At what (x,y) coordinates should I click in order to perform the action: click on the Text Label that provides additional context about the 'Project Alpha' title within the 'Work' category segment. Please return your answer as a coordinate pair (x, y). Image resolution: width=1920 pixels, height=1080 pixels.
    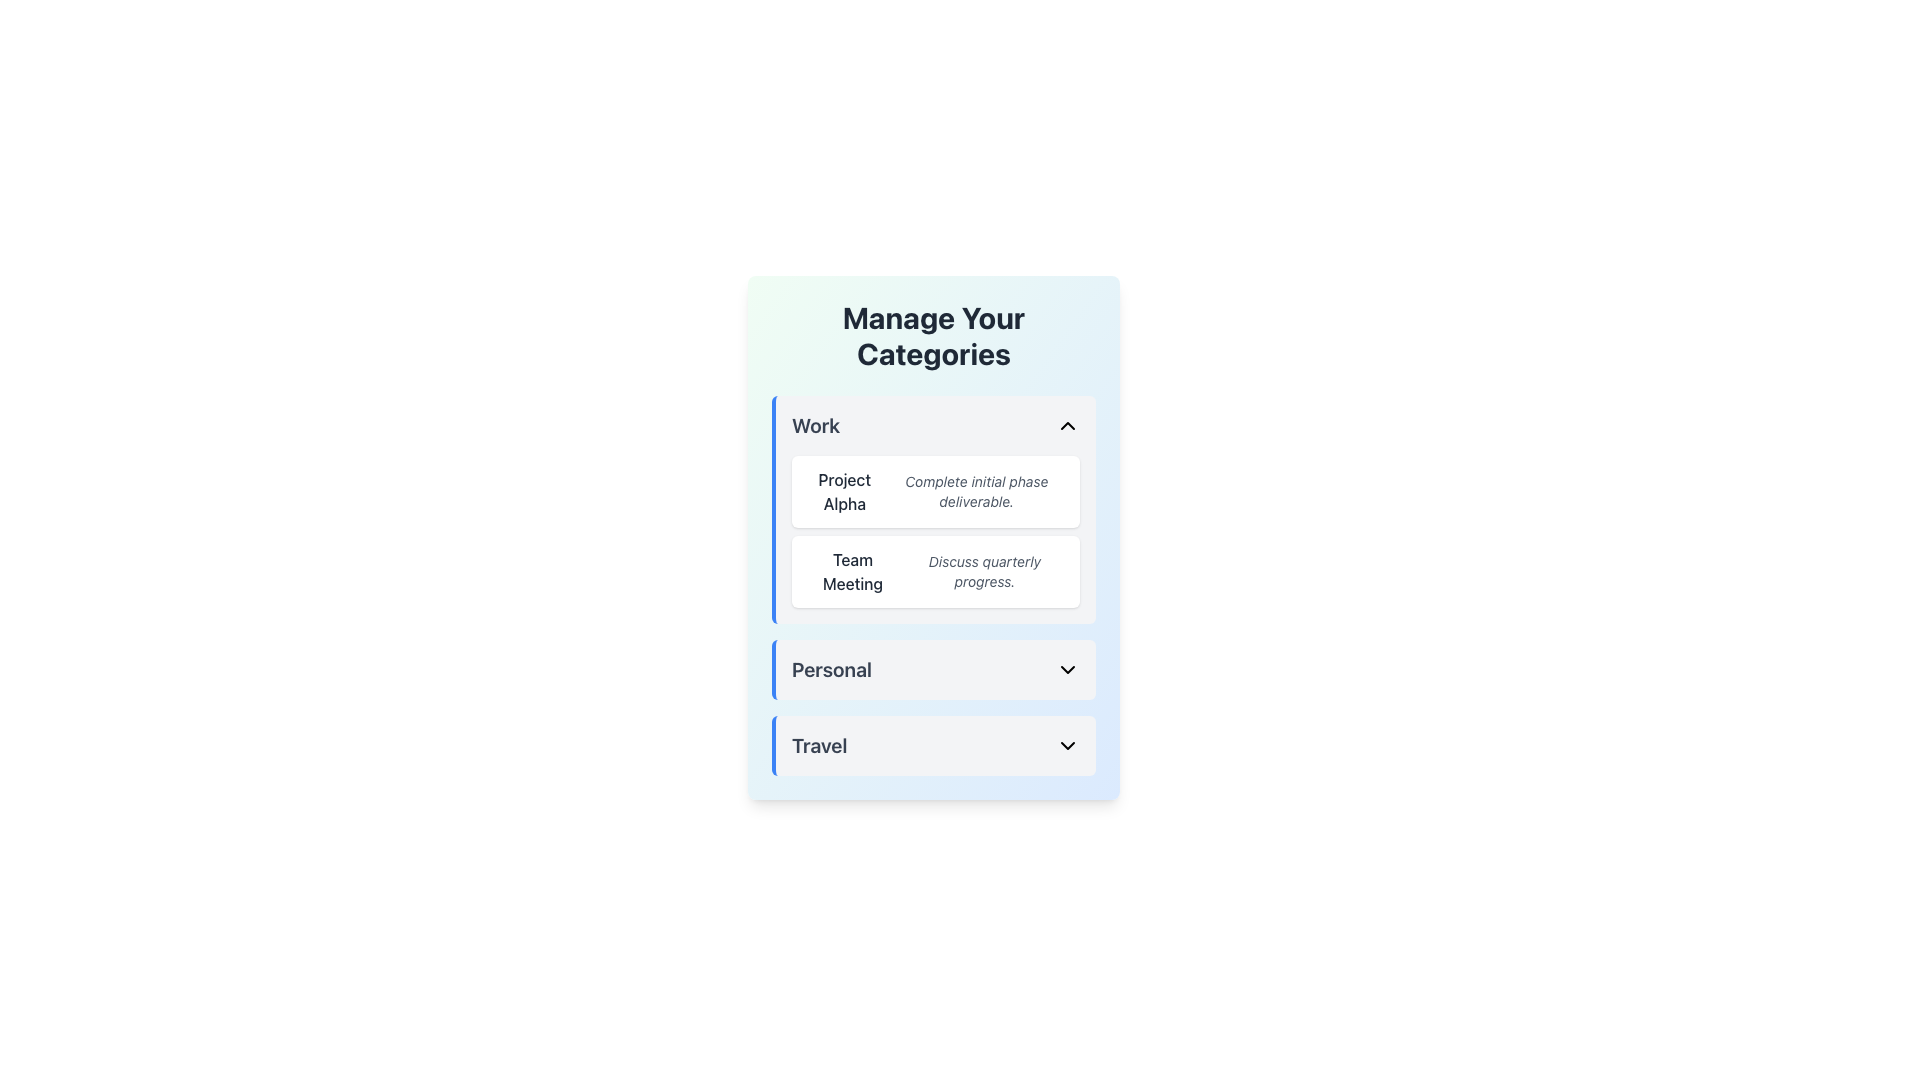
    Looking at the image, I should click on (976, 492).